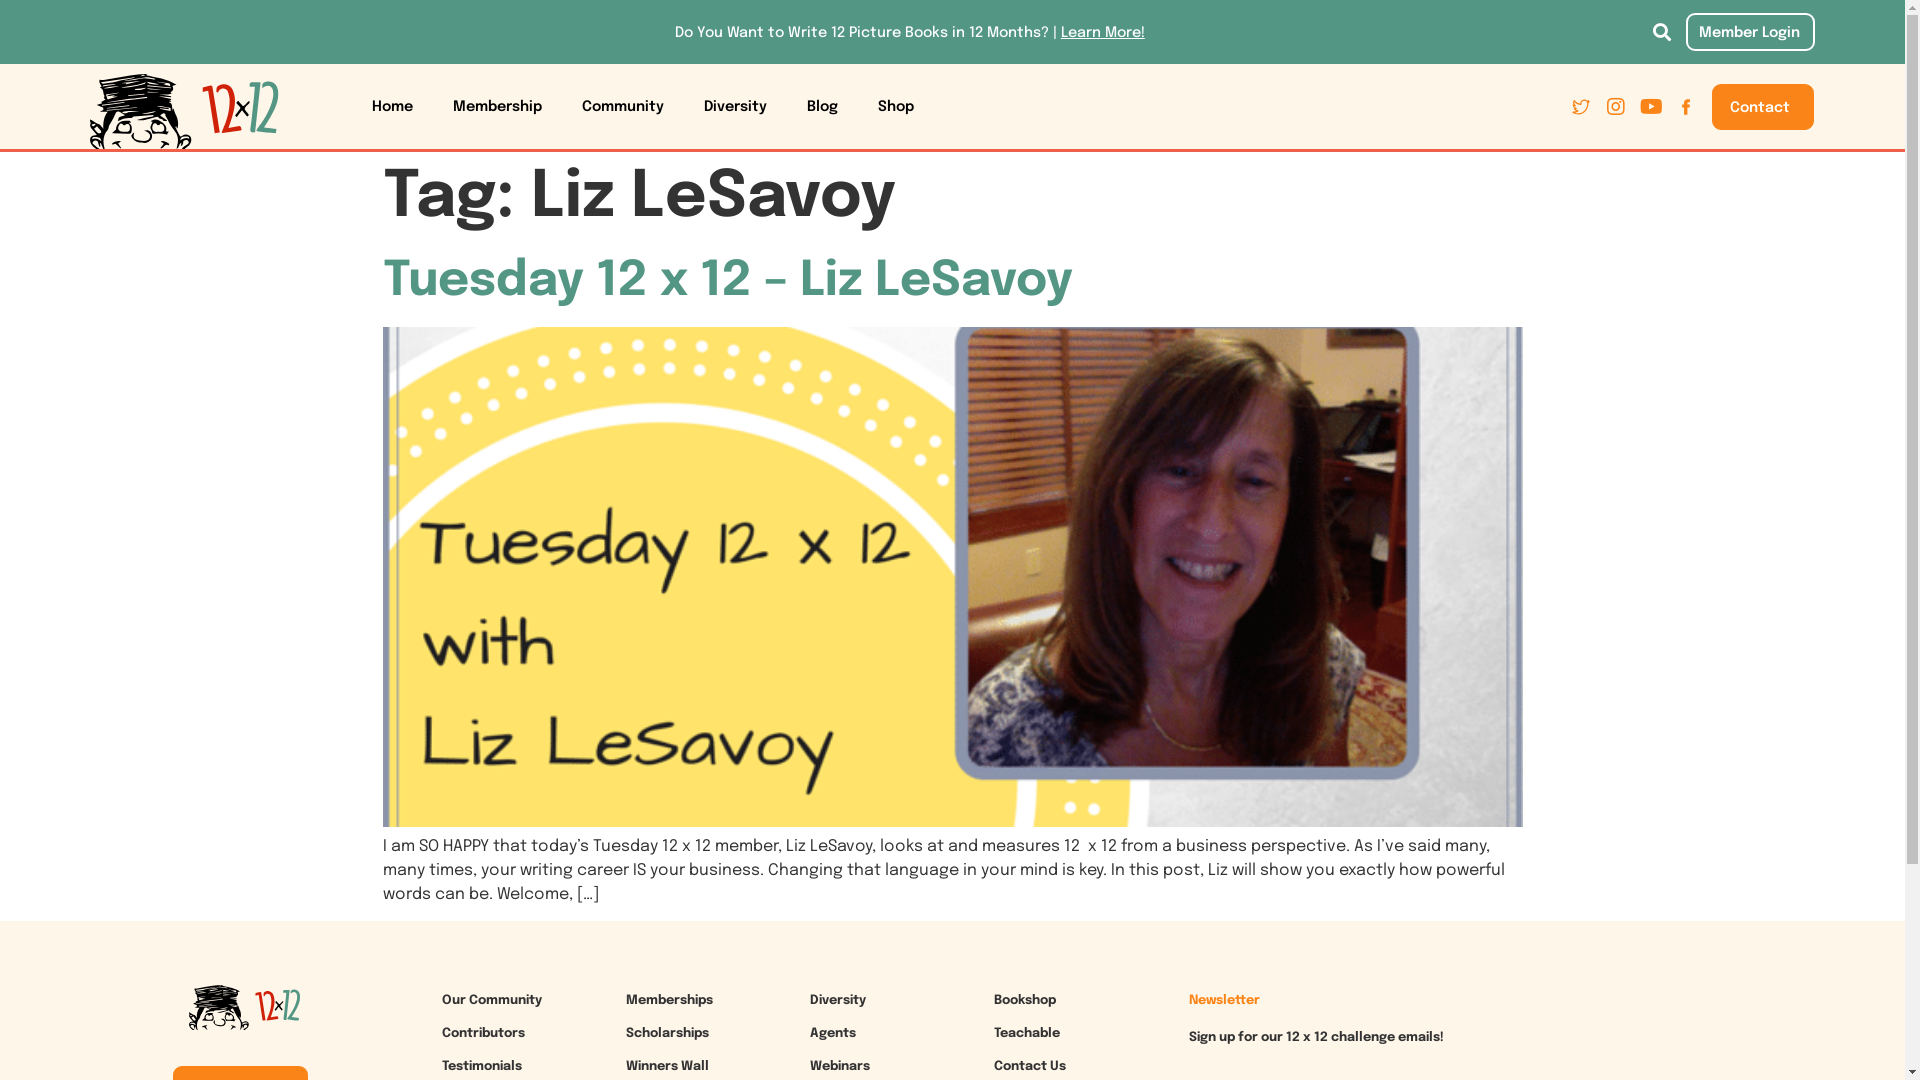 The width and height of the screenshot is (1920, 1080). What do you see at coordinates (1684, 31) in the screenshot?
I see `'Member Login'` at bounding box center [1684, 31].